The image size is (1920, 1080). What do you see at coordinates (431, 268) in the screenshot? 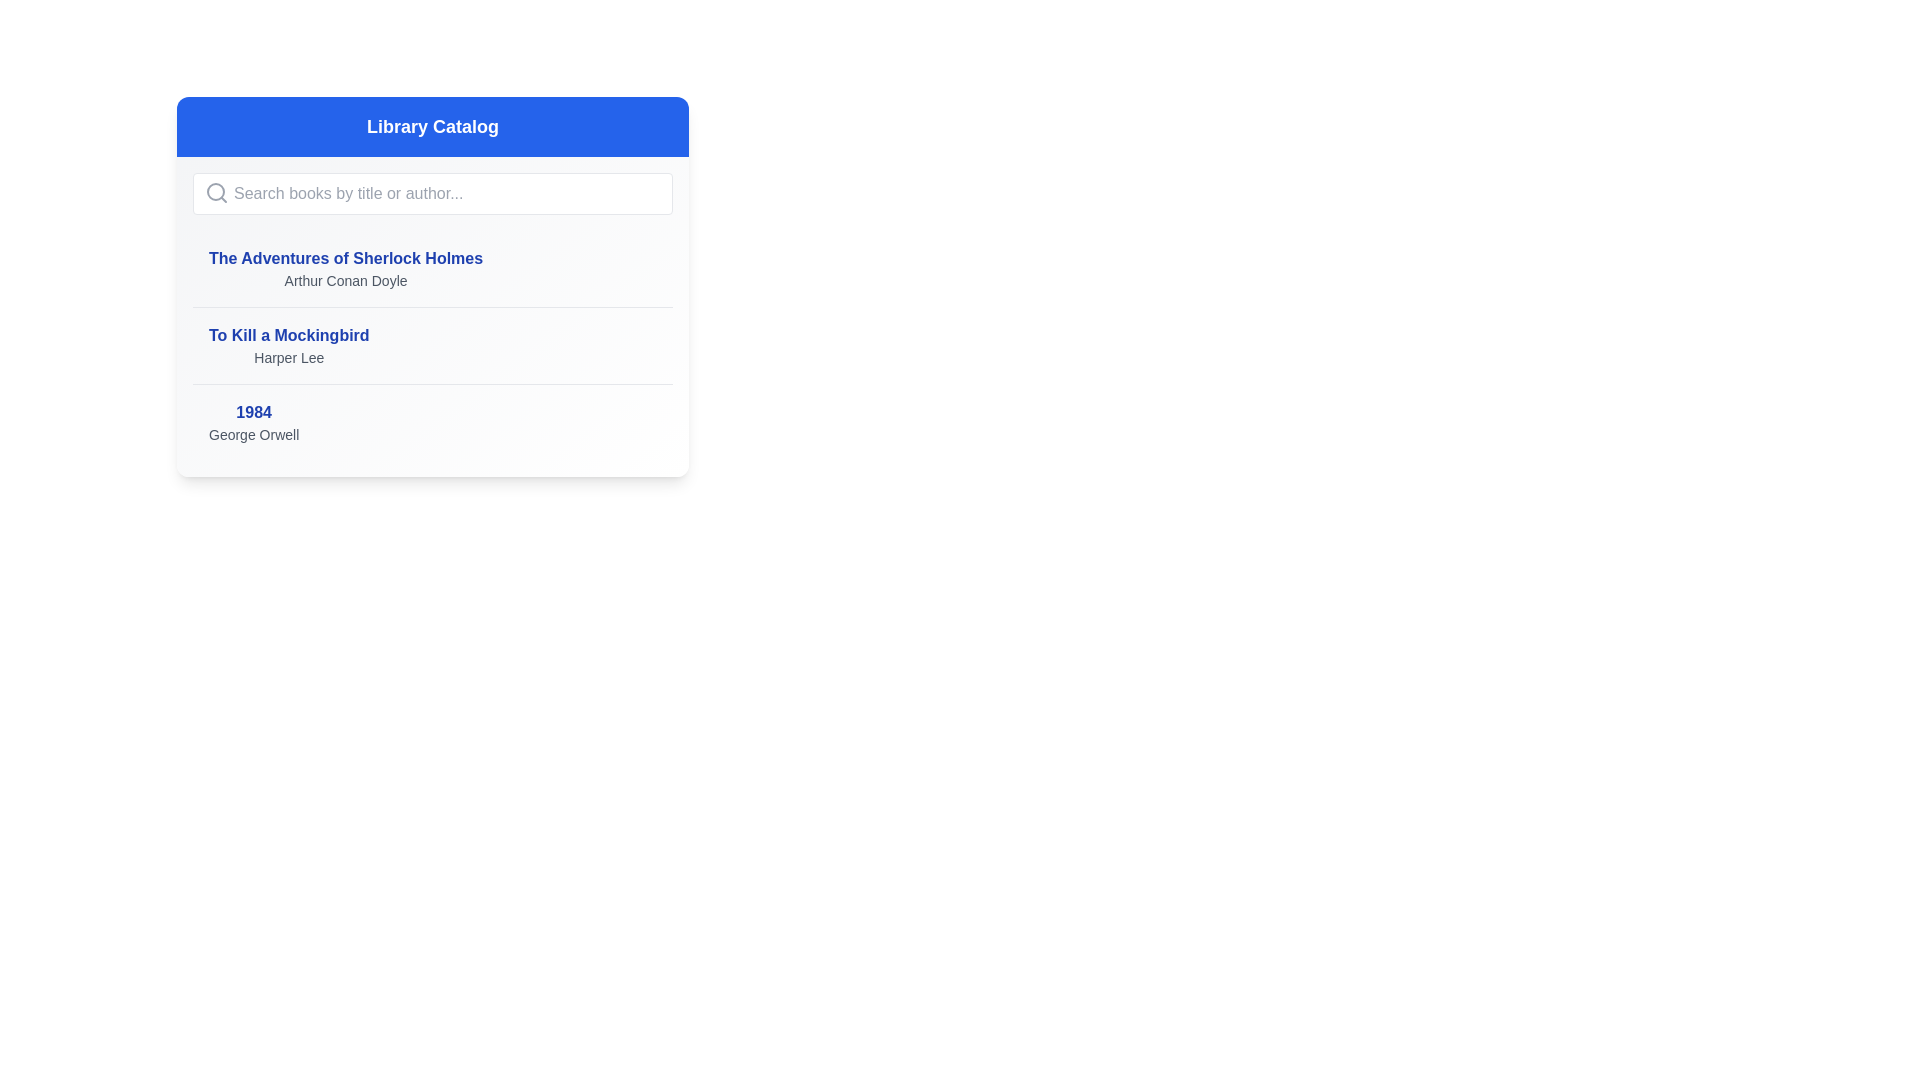
I see `the list item element representing the book entry titled 'The Adventures of Sherlock Holmes'` at bounding box center [431, 268].